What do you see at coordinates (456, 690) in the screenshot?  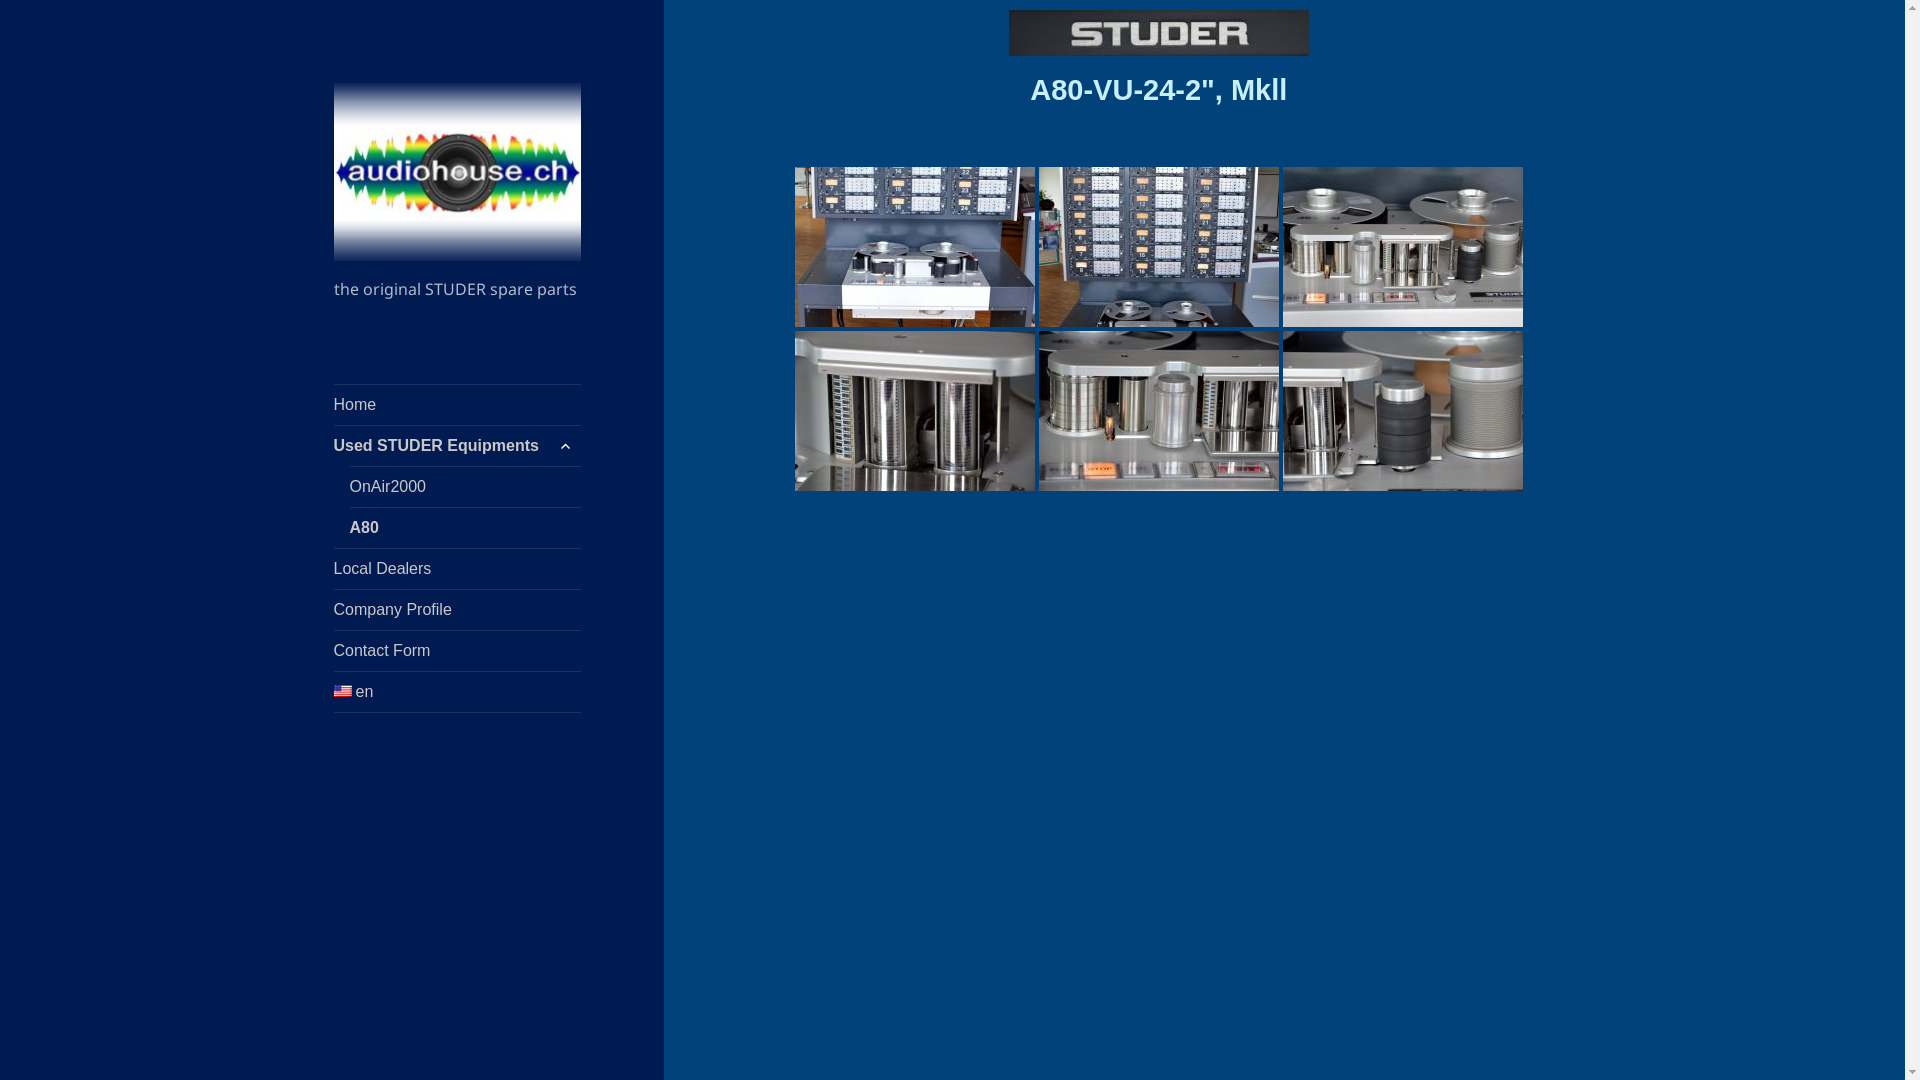 I see `'en'` at bounding box center [456, 690].